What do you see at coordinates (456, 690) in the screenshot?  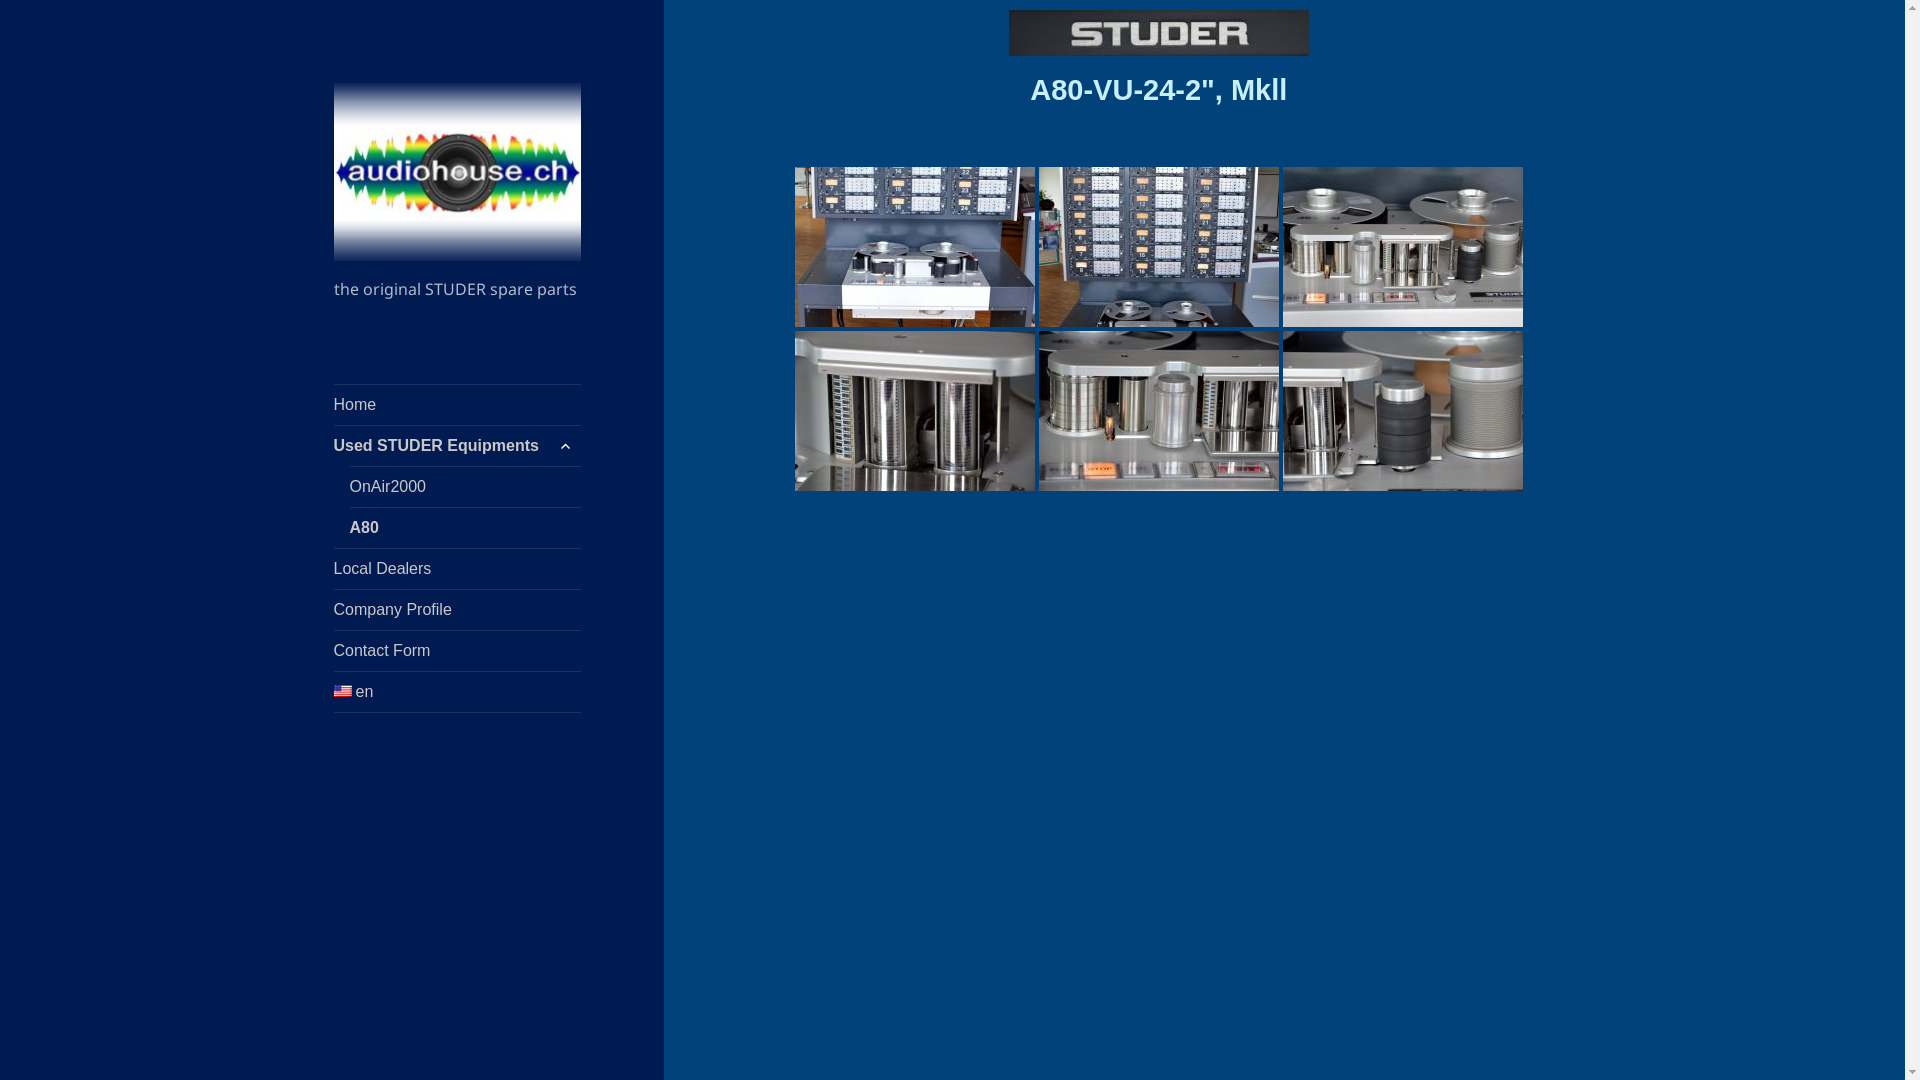 I see `'en'` at bounding box center [456, 690].